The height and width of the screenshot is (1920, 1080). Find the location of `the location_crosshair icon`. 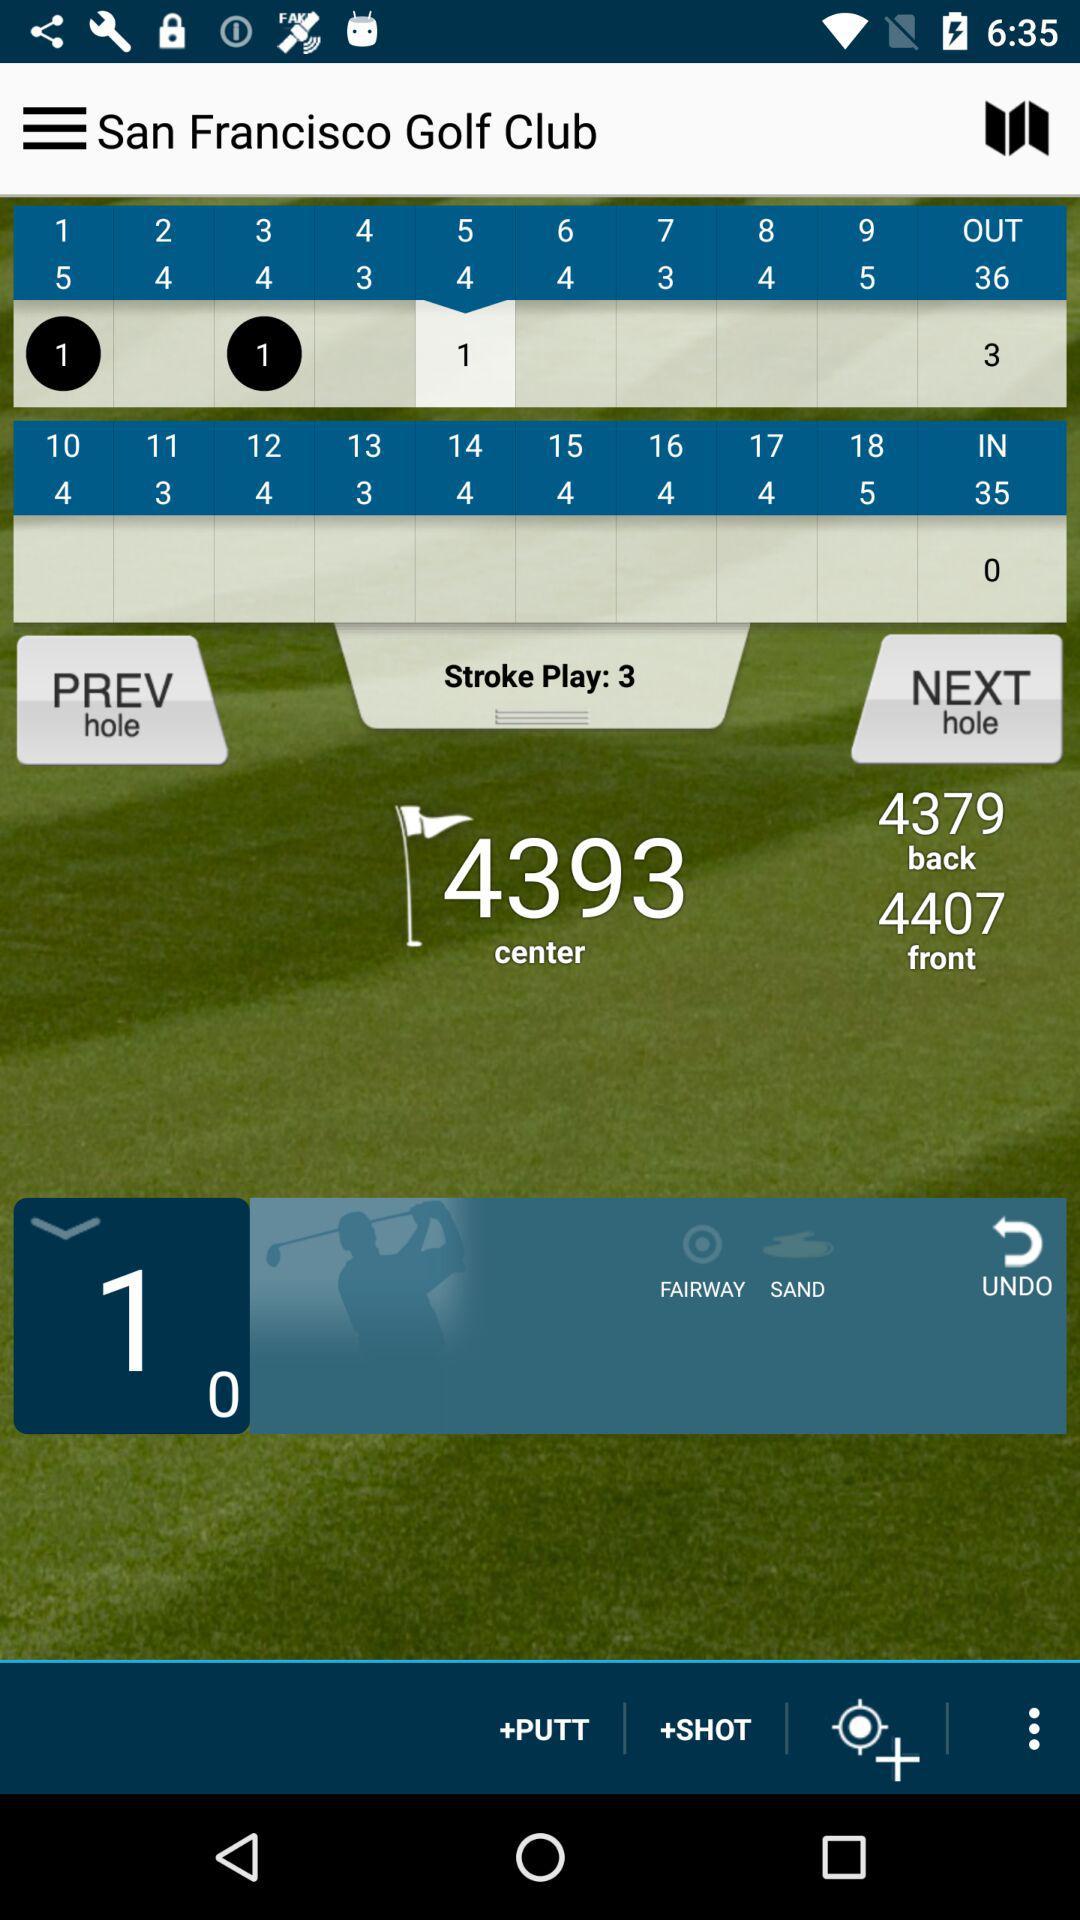

the location_crosshair icon is located at coordinates (866, 1727).